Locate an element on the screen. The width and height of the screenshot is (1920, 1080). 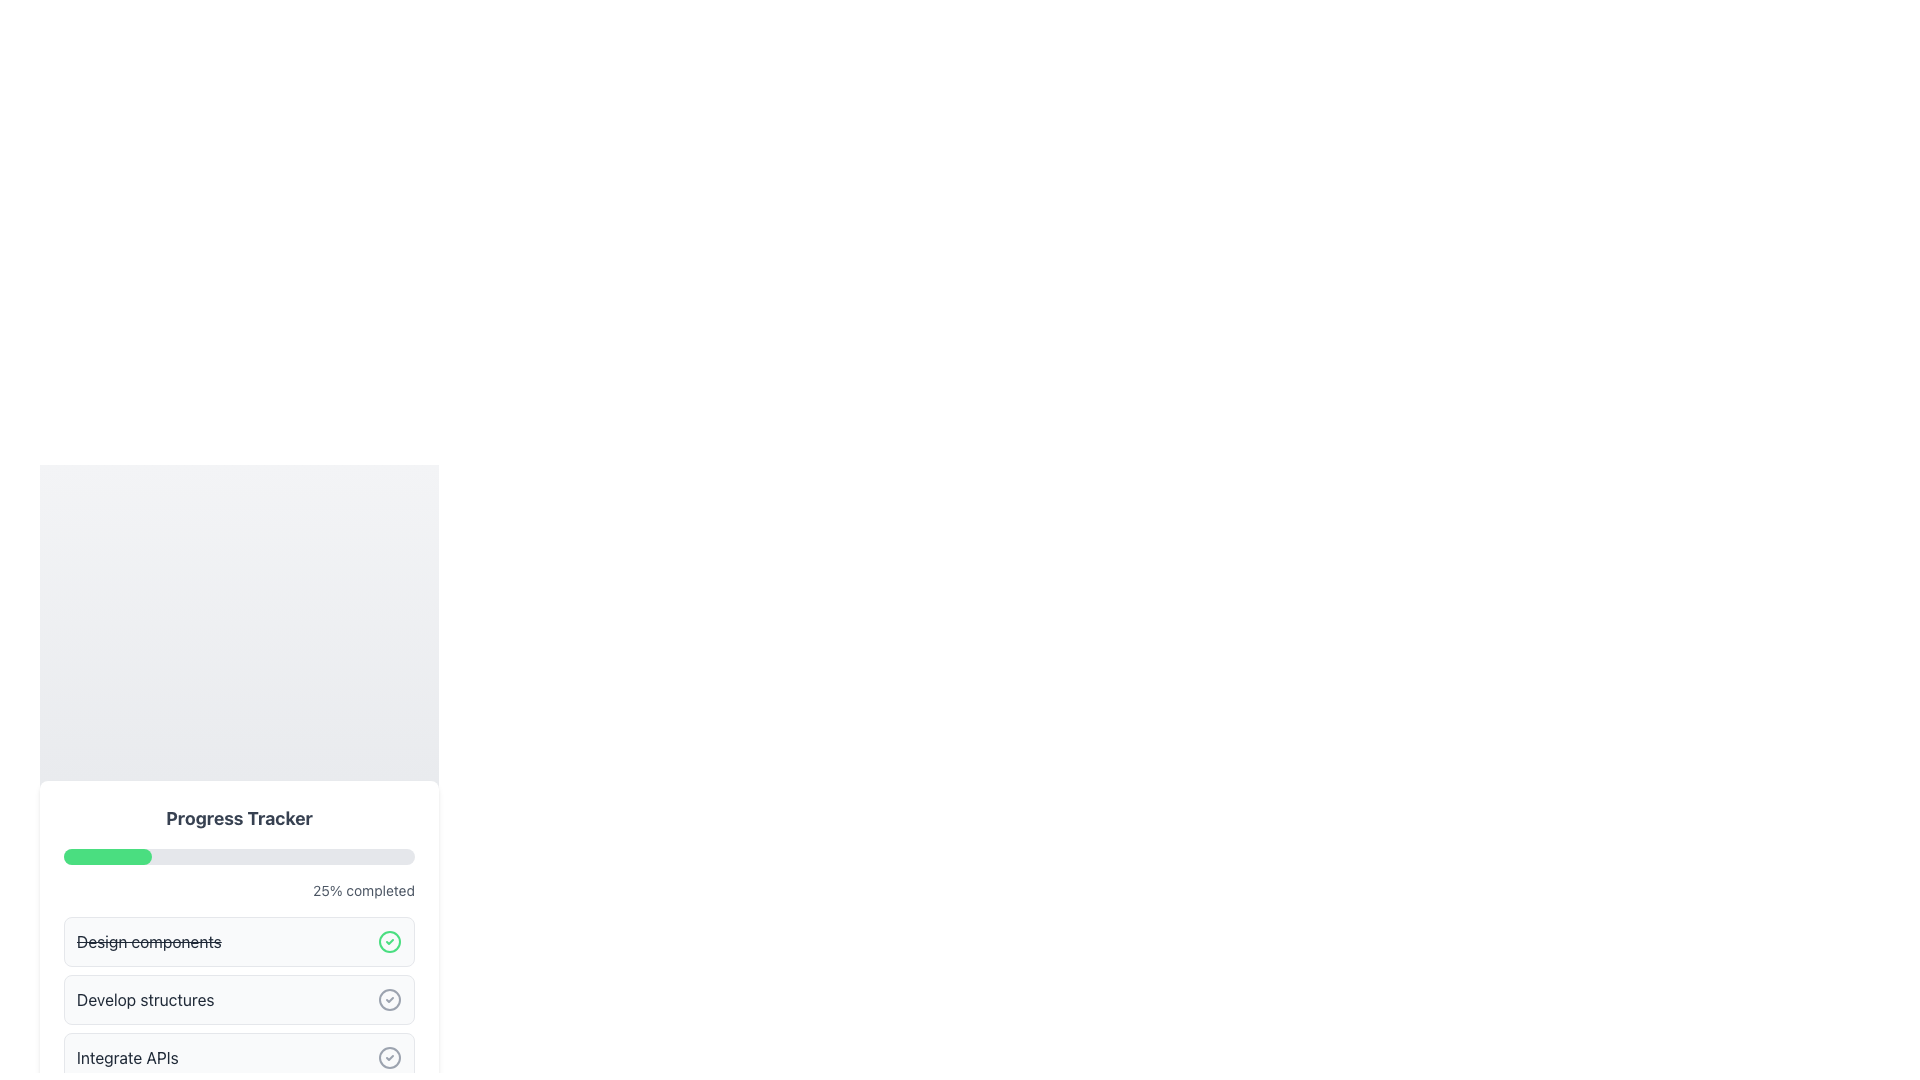
the progress visually by checking the progress bar located below the title 'Progress Tracker' and above the text '25% completed' is located at coordinates (239, 855).